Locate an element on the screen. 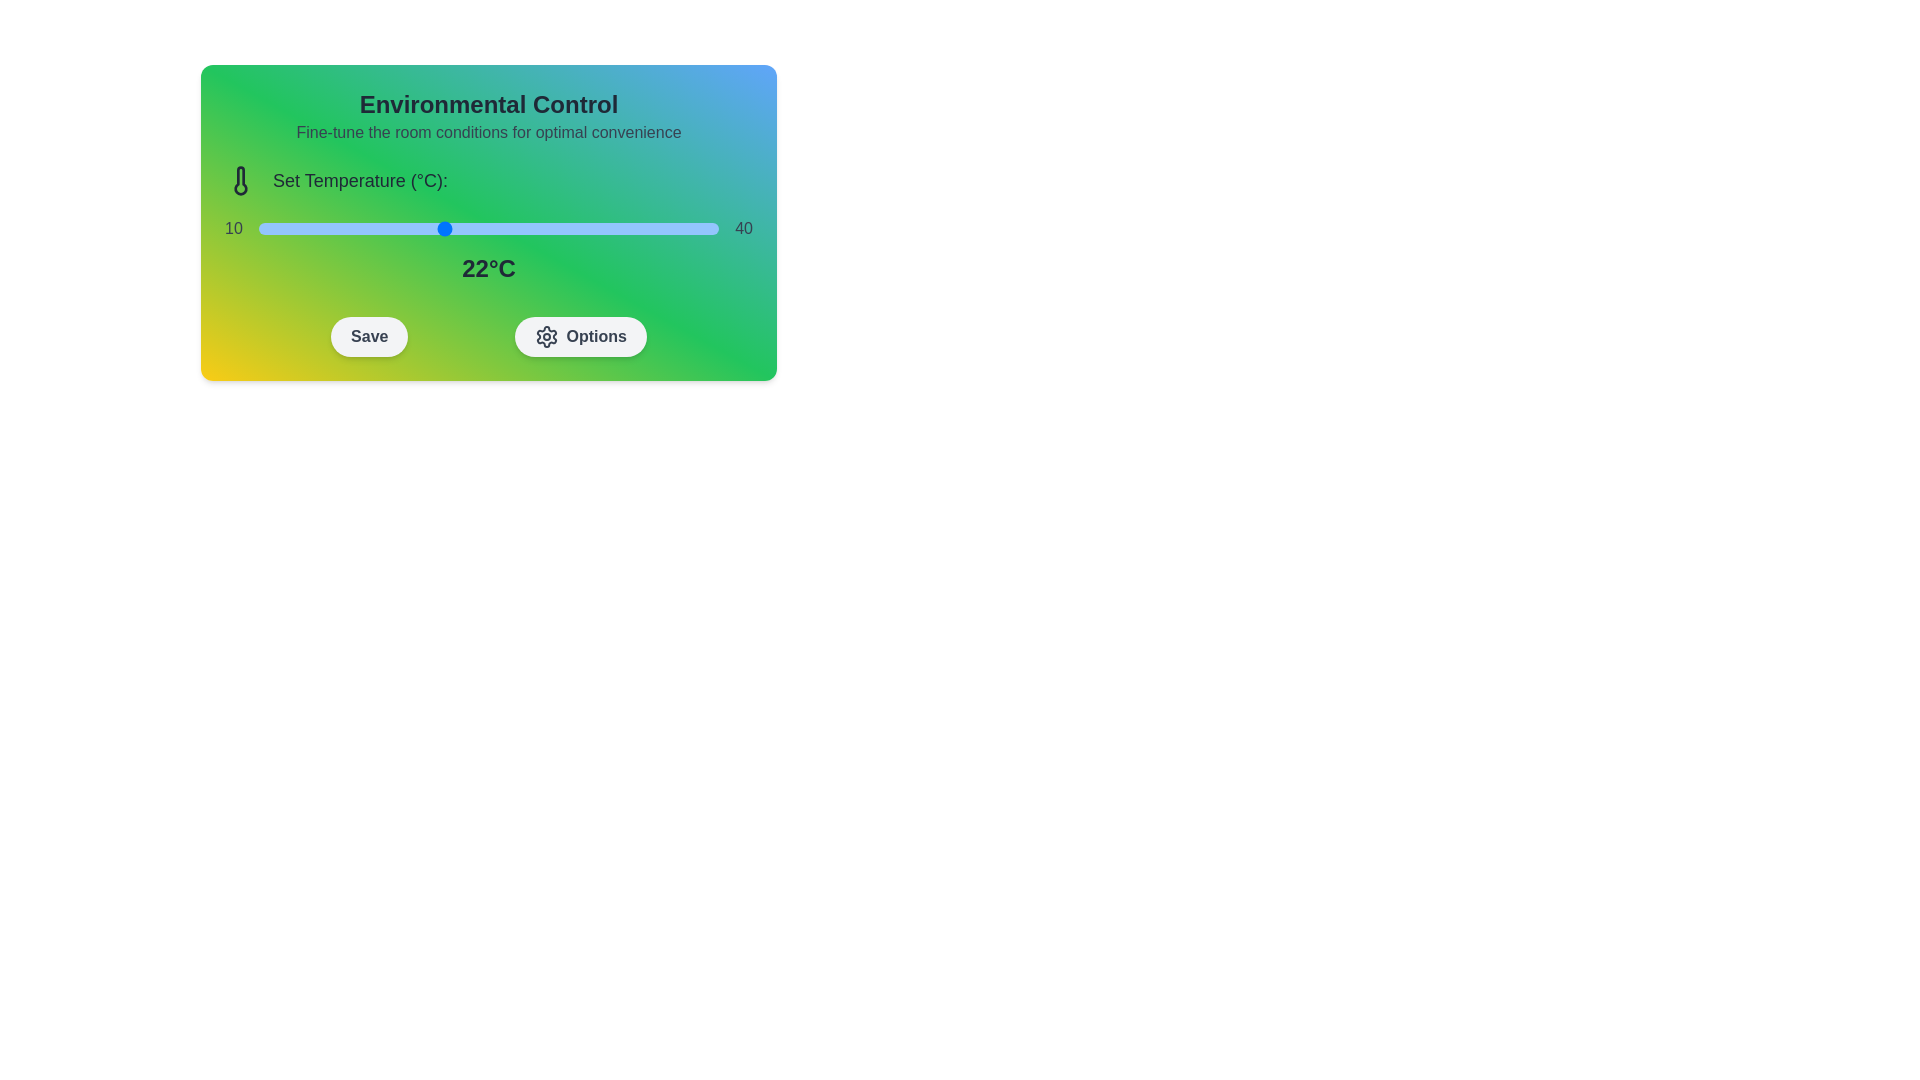  the temperature is located at coordinates (564, 227).